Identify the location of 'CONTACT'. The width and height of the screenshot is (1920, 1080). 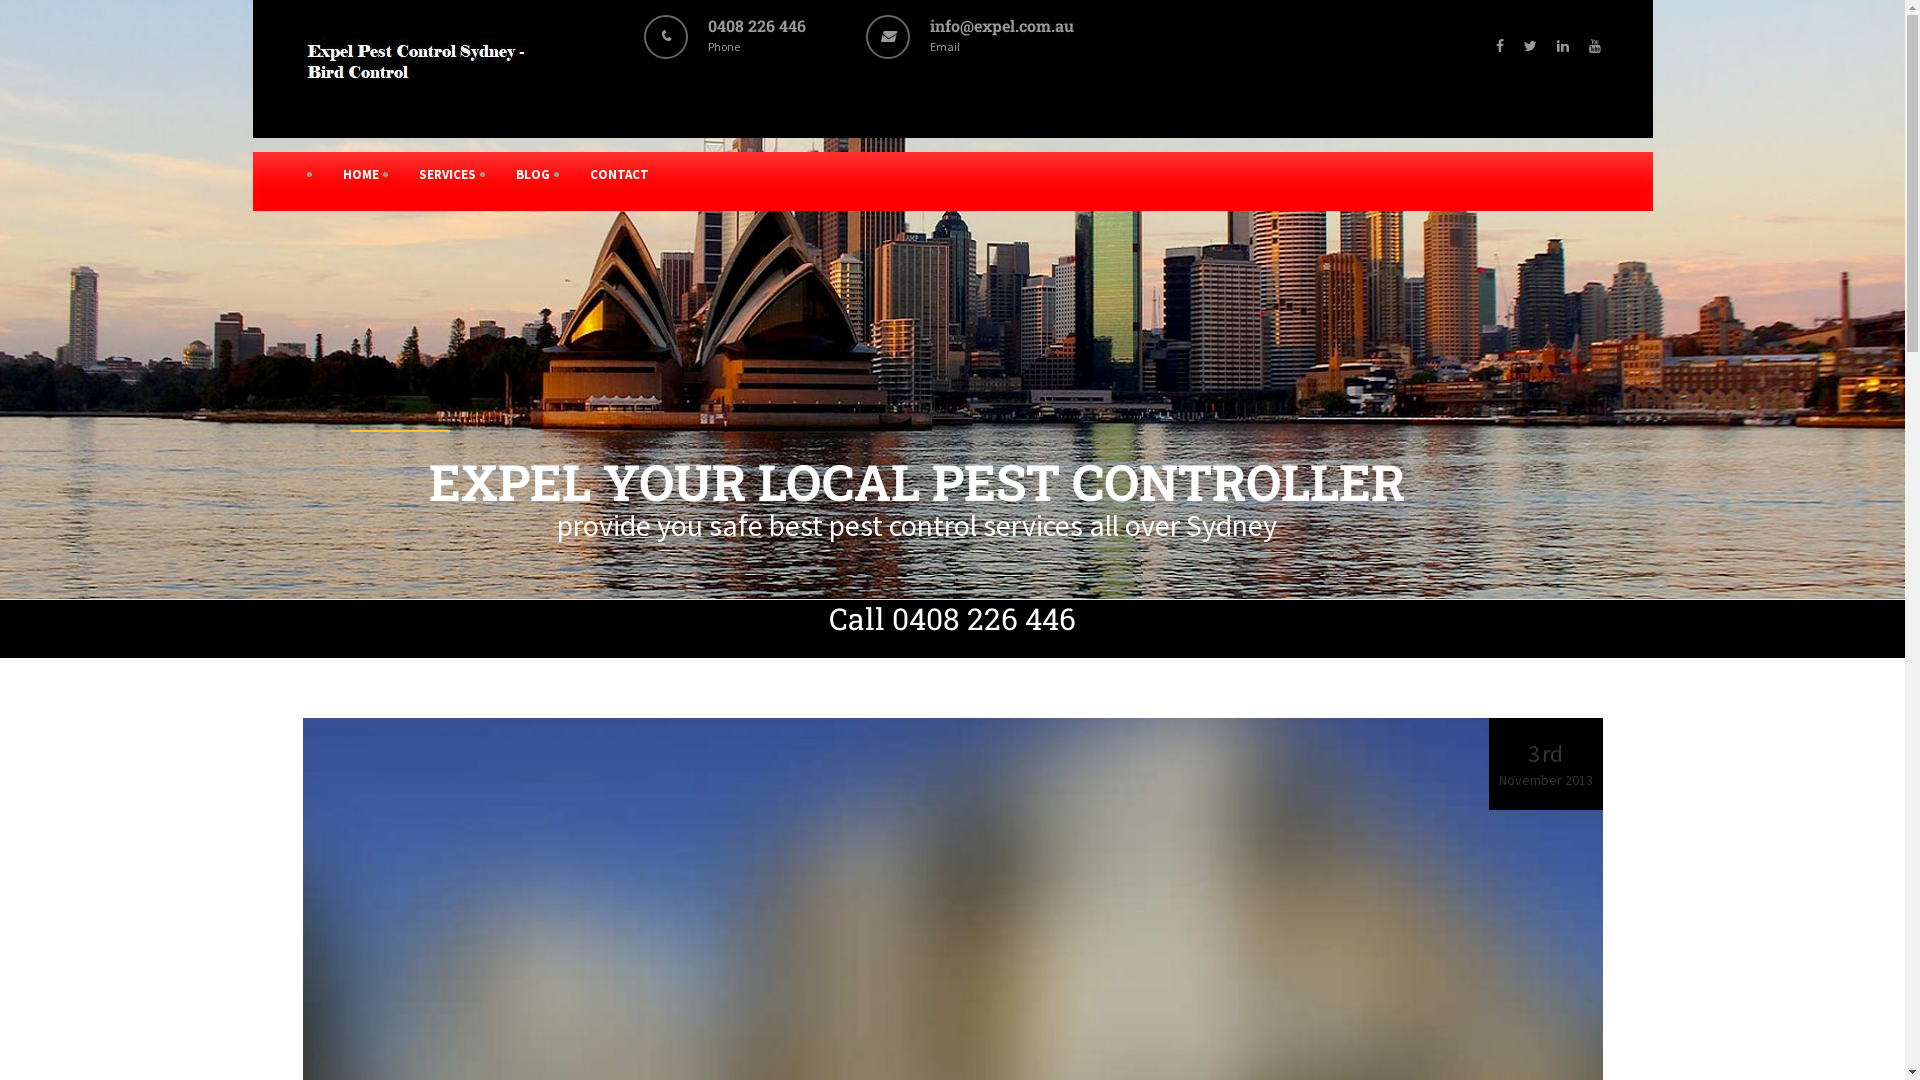
(618, 173).